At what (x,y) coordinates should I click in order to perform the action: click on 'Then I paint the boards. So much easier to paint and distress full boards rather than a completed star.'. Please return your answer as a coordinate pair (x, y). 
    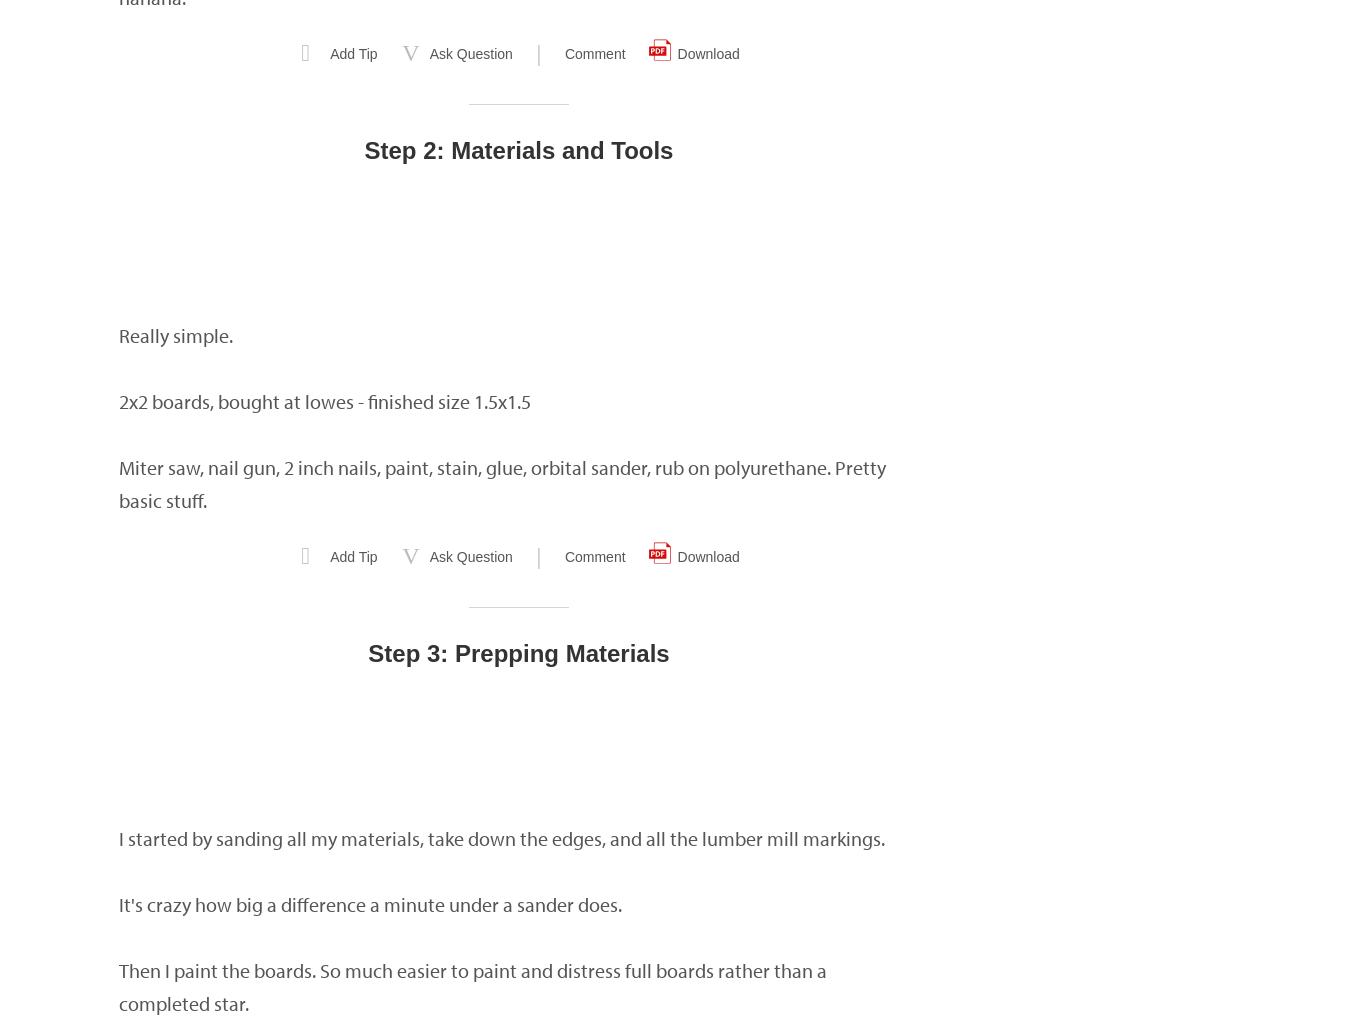
    Looking at the image, I should click on (473, 986).